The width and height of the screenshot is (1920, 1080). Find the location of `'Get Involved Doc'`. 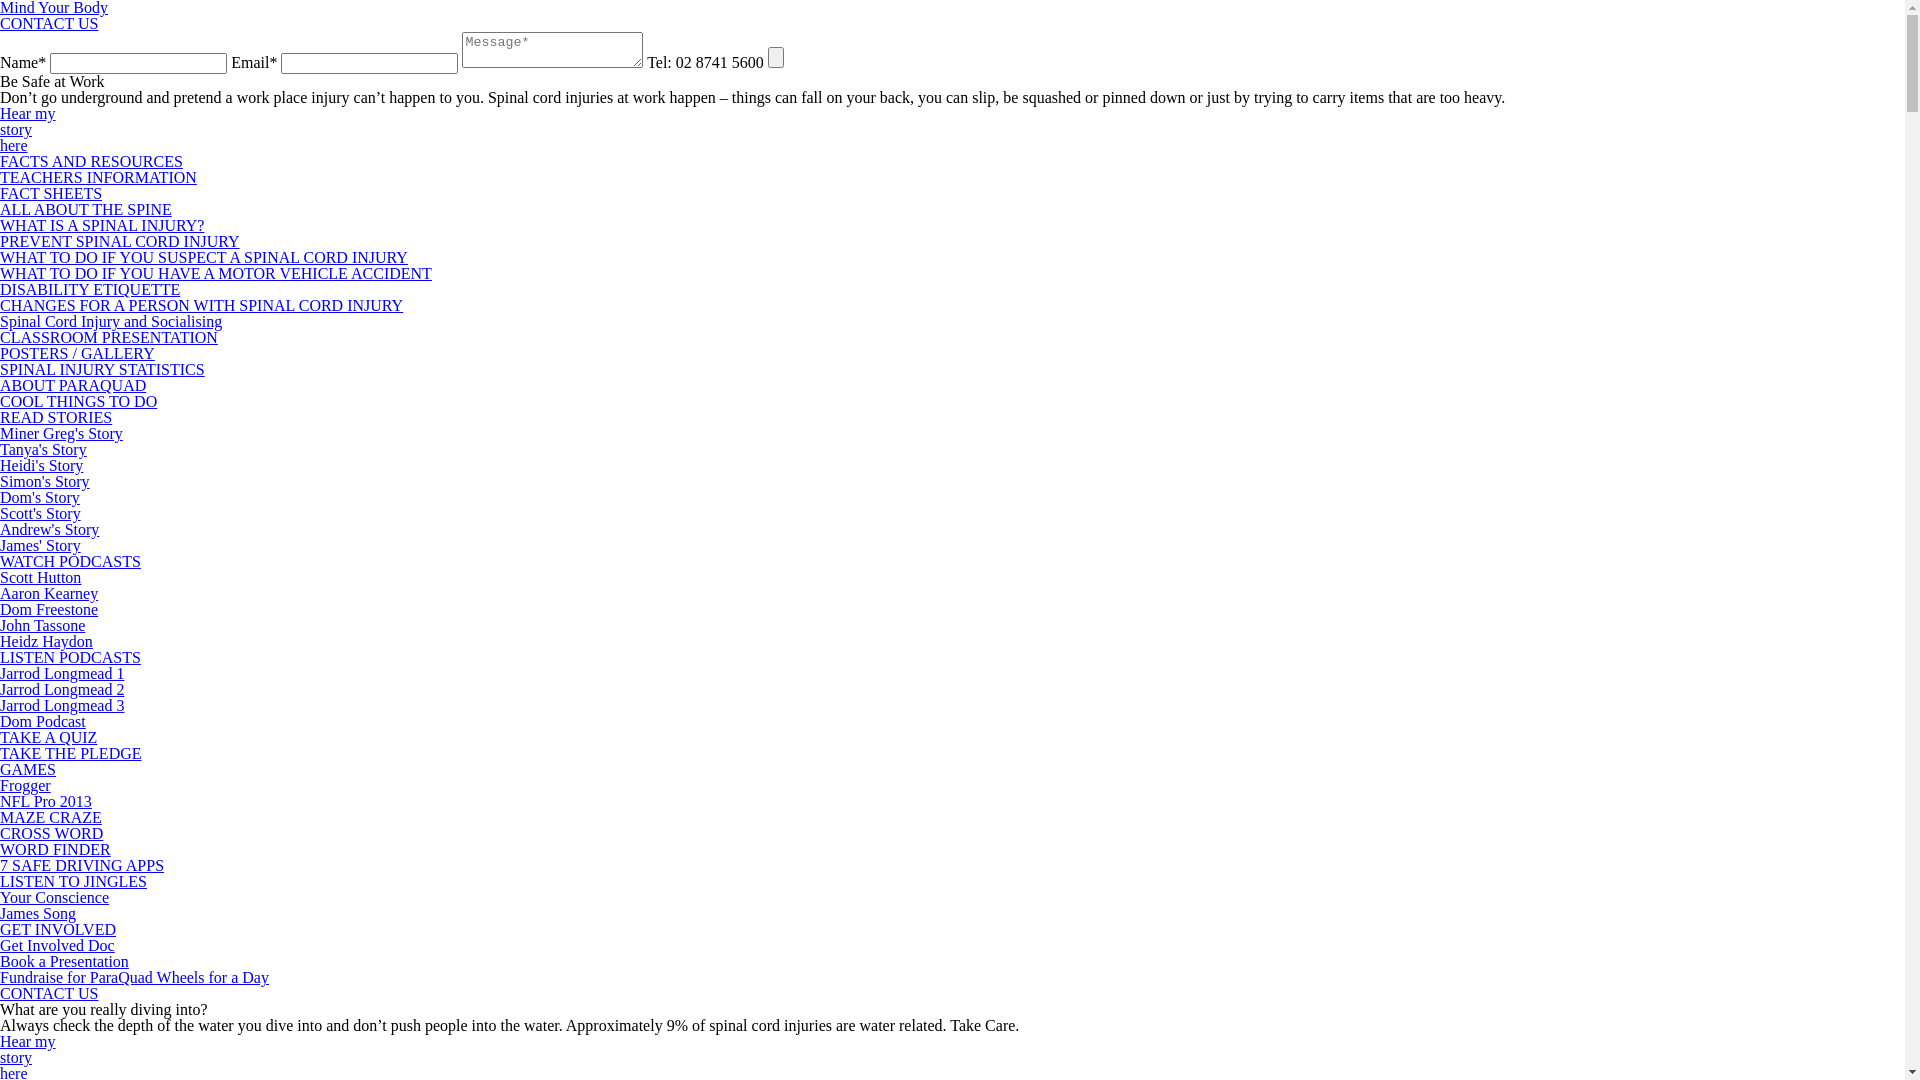

'Get Involved Doc' is located at coordinates (57, 945).